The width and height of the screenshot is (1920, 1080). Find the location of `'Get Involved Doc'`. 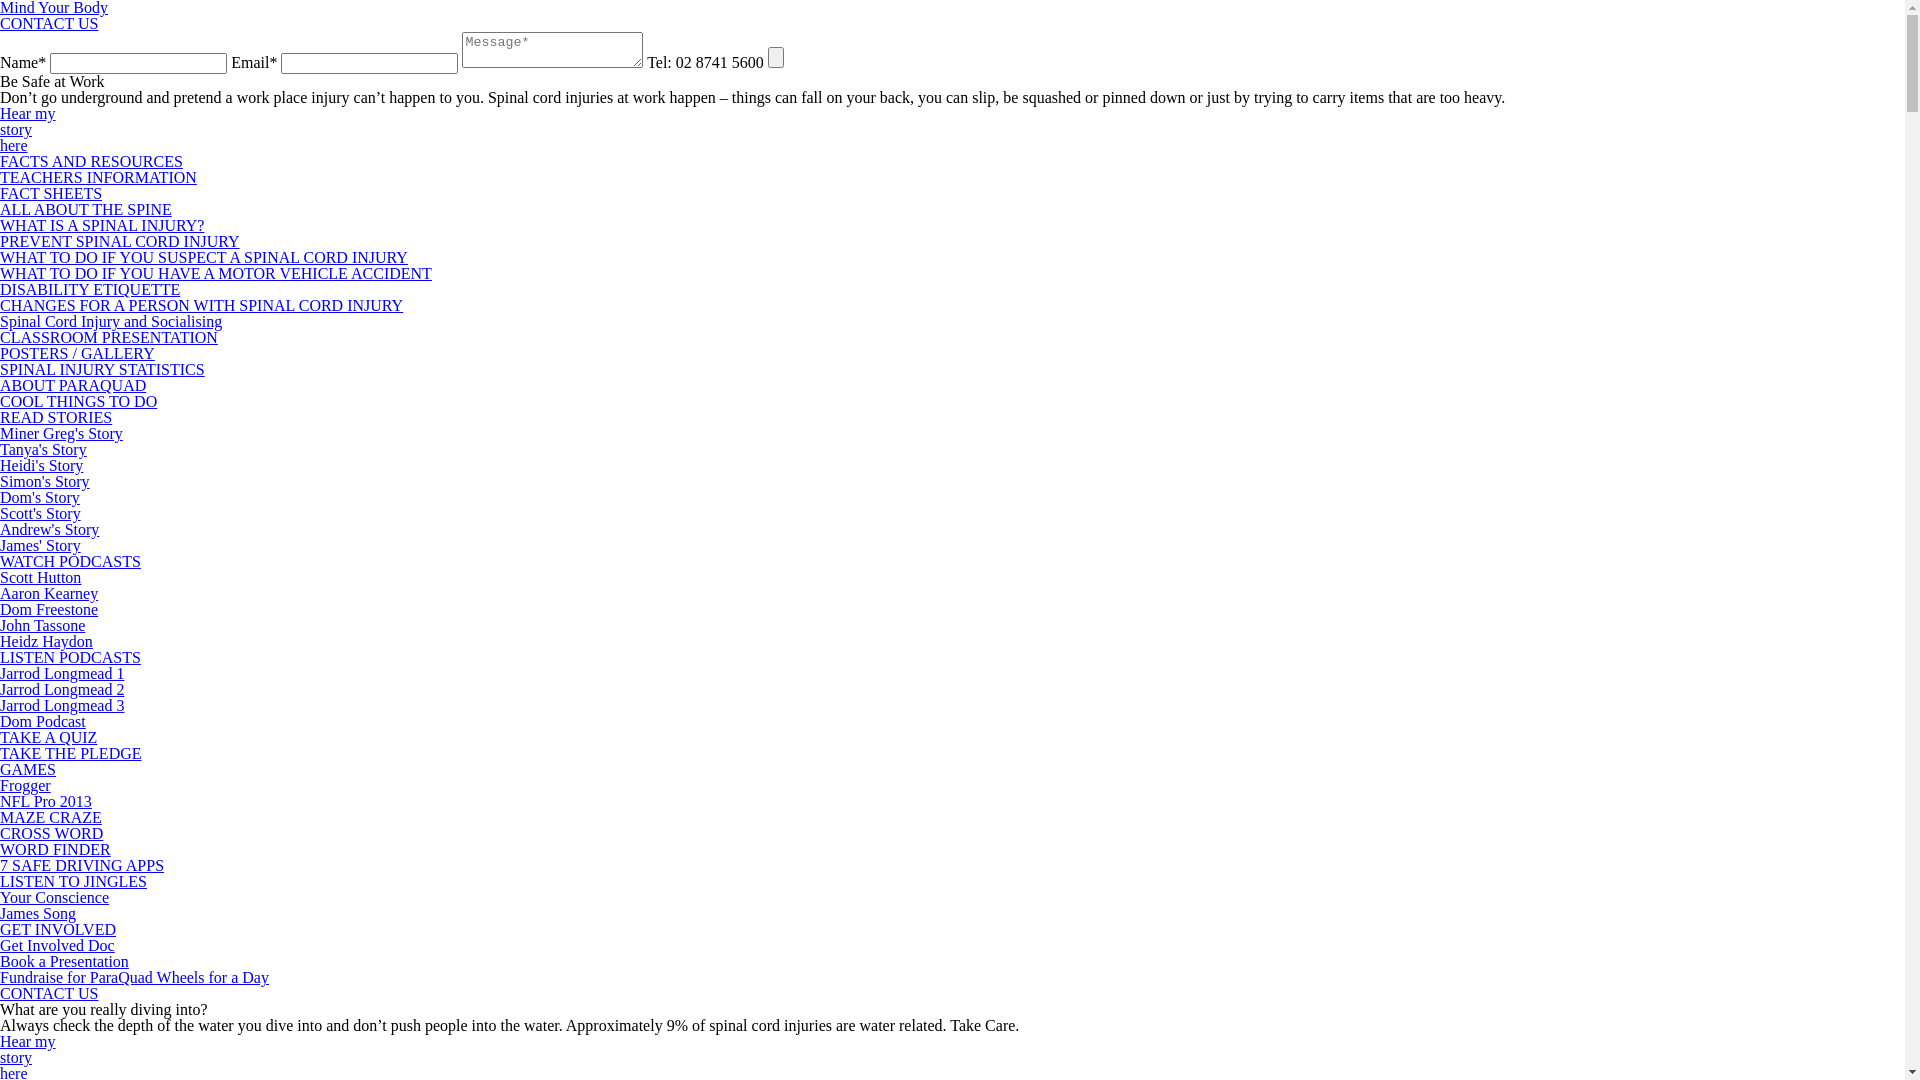

'Get Involved Doc' is located at coordinates (57, 945).